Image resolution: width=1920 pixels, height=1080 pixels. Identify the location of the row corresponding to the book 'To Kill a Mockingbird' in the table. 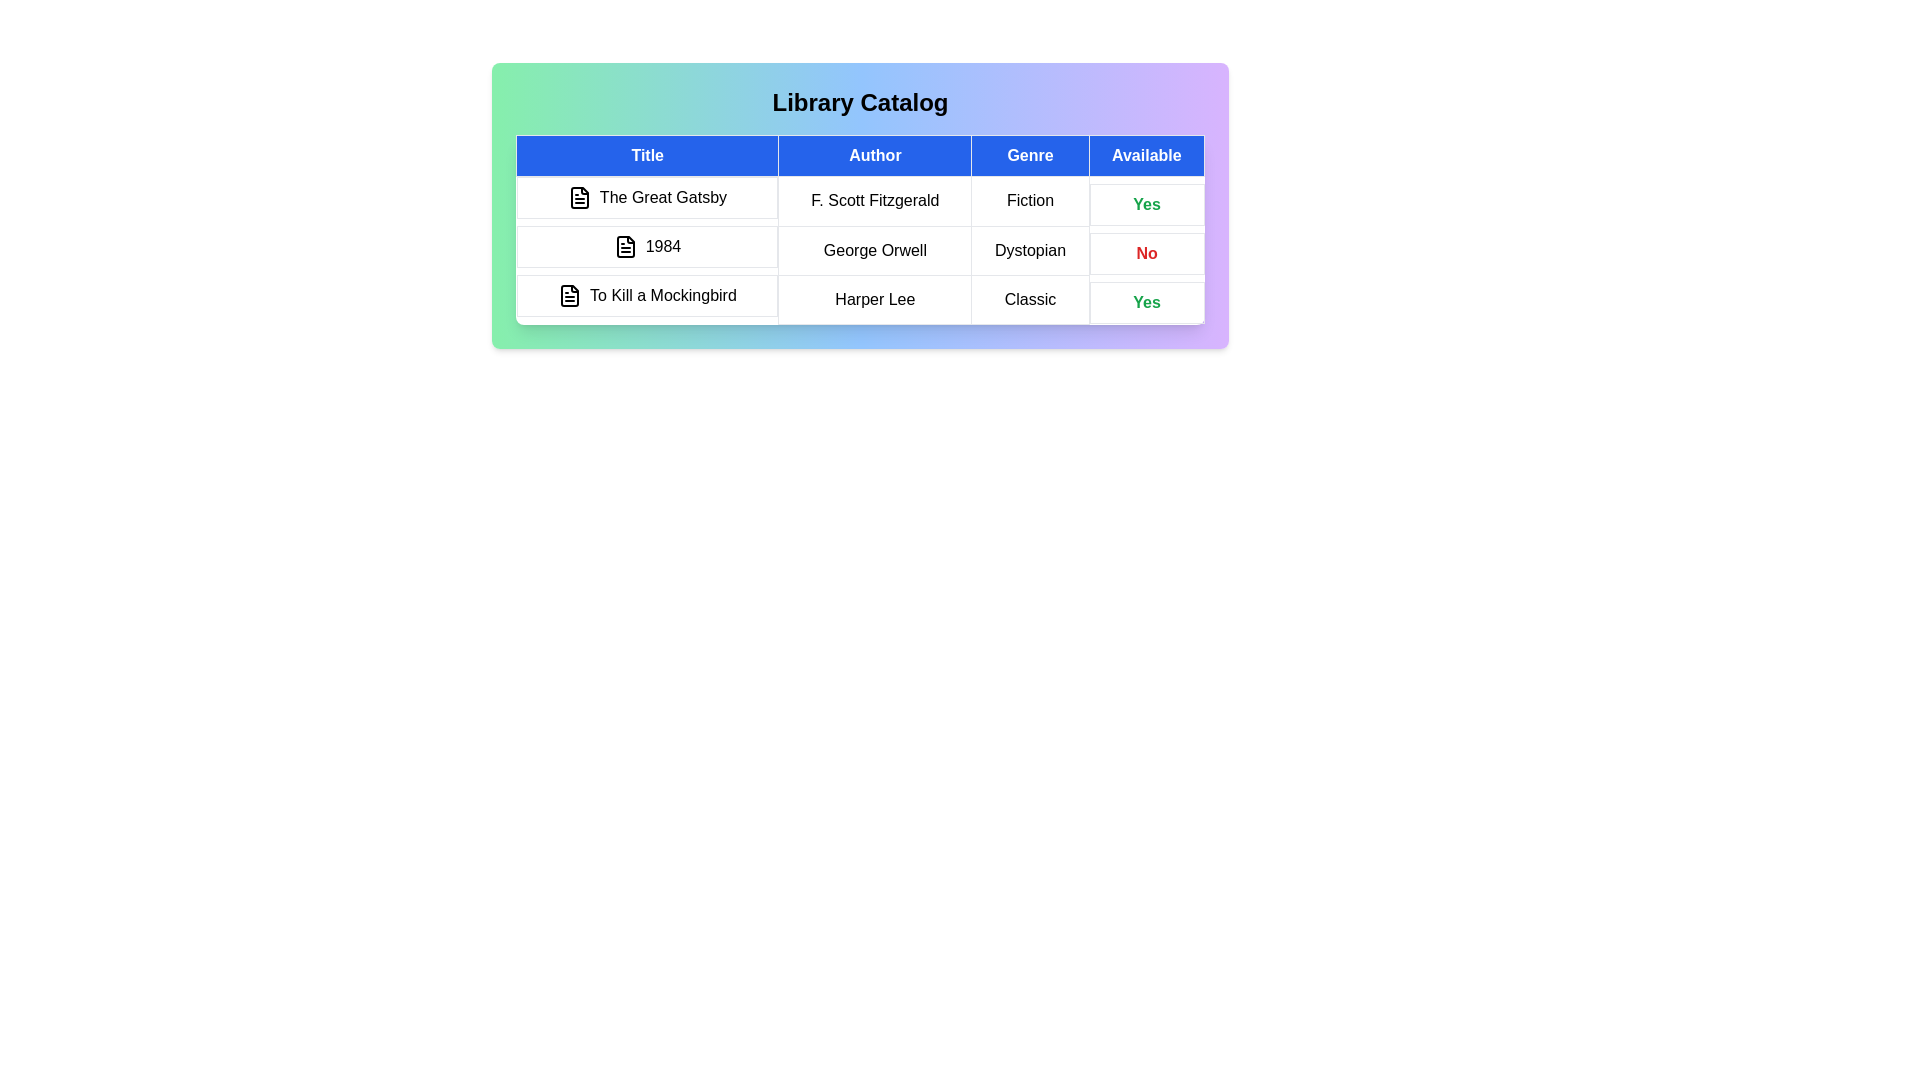
(860, 299).